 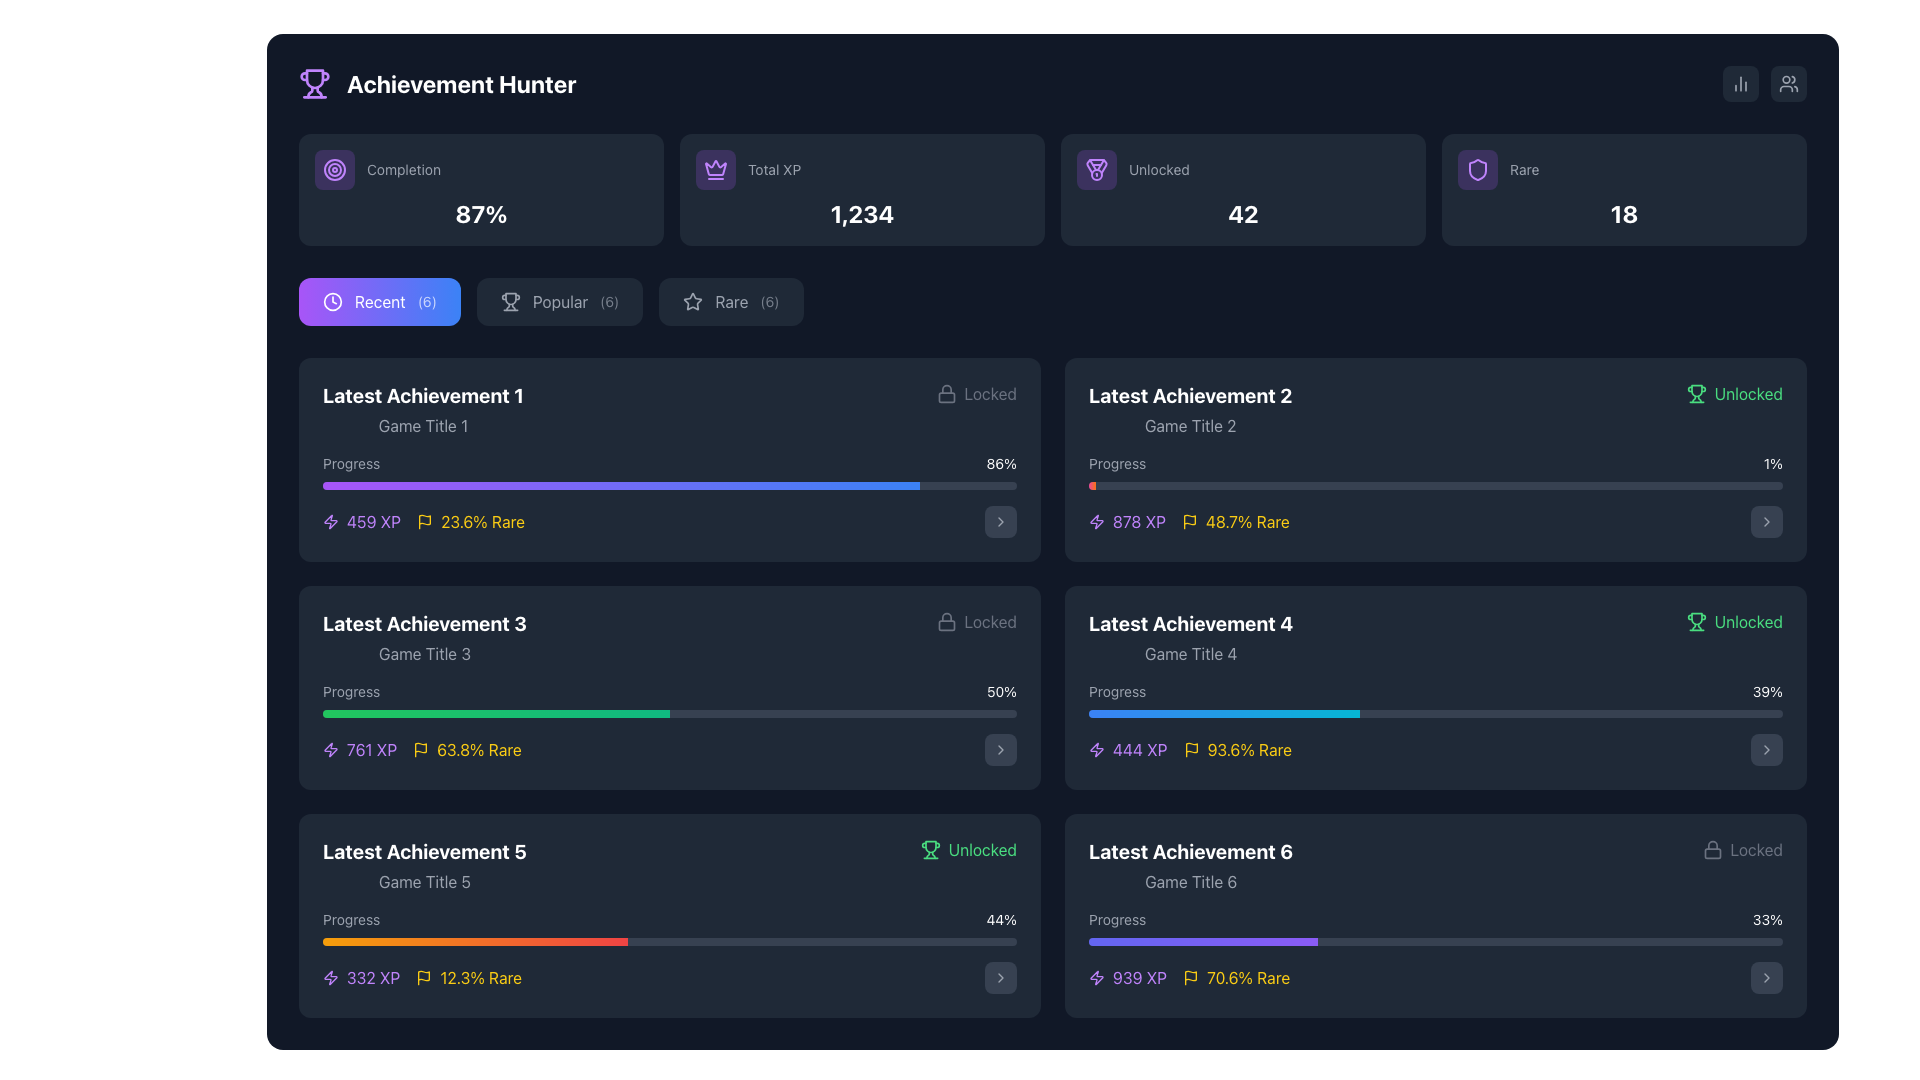 What do you see at coordinates (468, 977) in the screenshot?
I see `the rarity percentage displayed as '12.3% Rare' in yellow color, located below the progress bar of the 'Latest Achievement 5' card` at bounding box center [468, 977].